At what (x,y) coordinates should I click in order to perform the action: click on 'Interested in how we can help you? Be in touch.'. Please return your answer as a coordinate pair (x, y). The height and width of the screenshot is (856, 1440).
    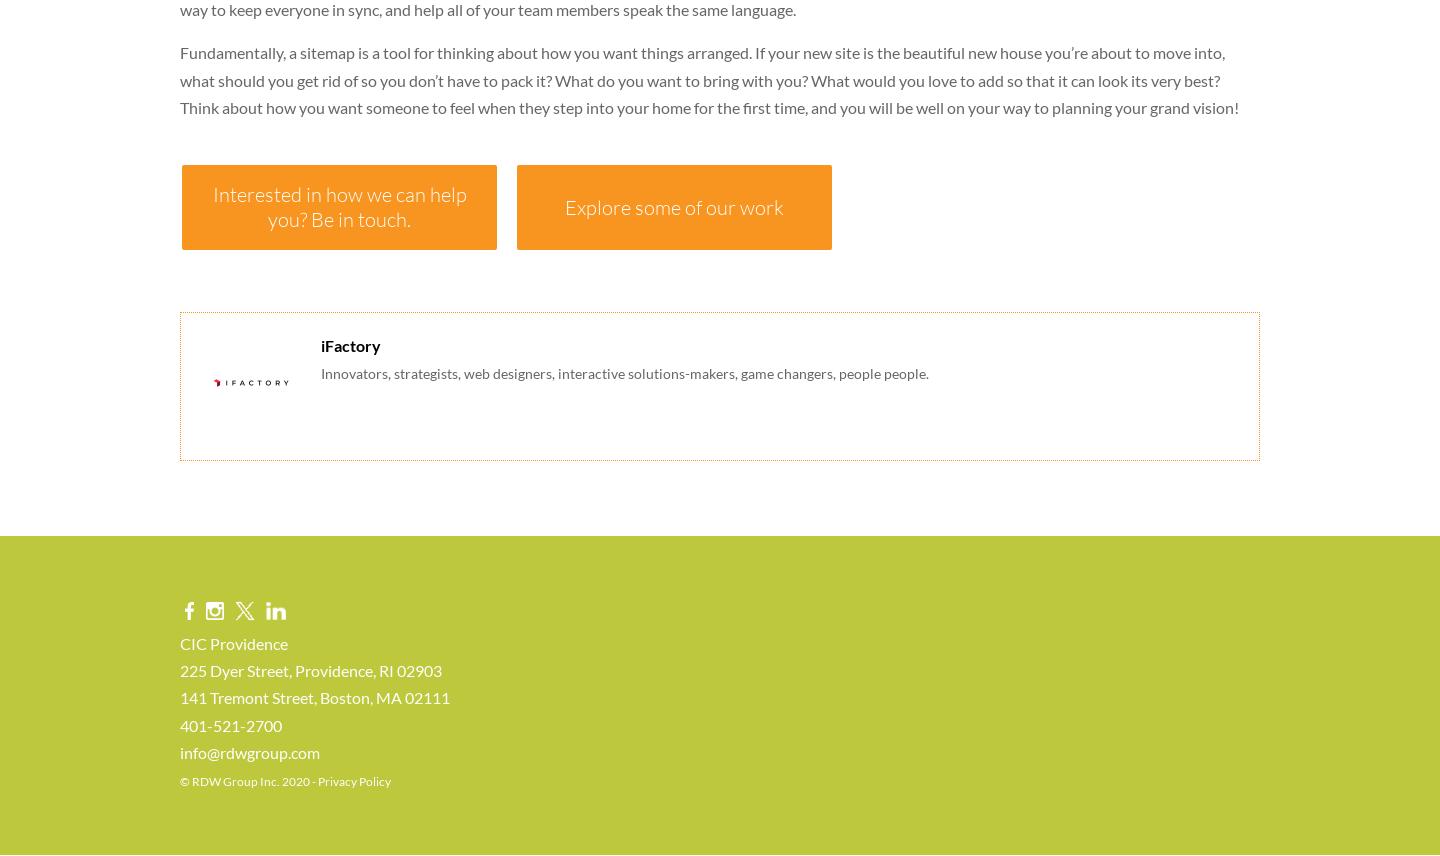
    Looking at the image, I should click on (338, 205).